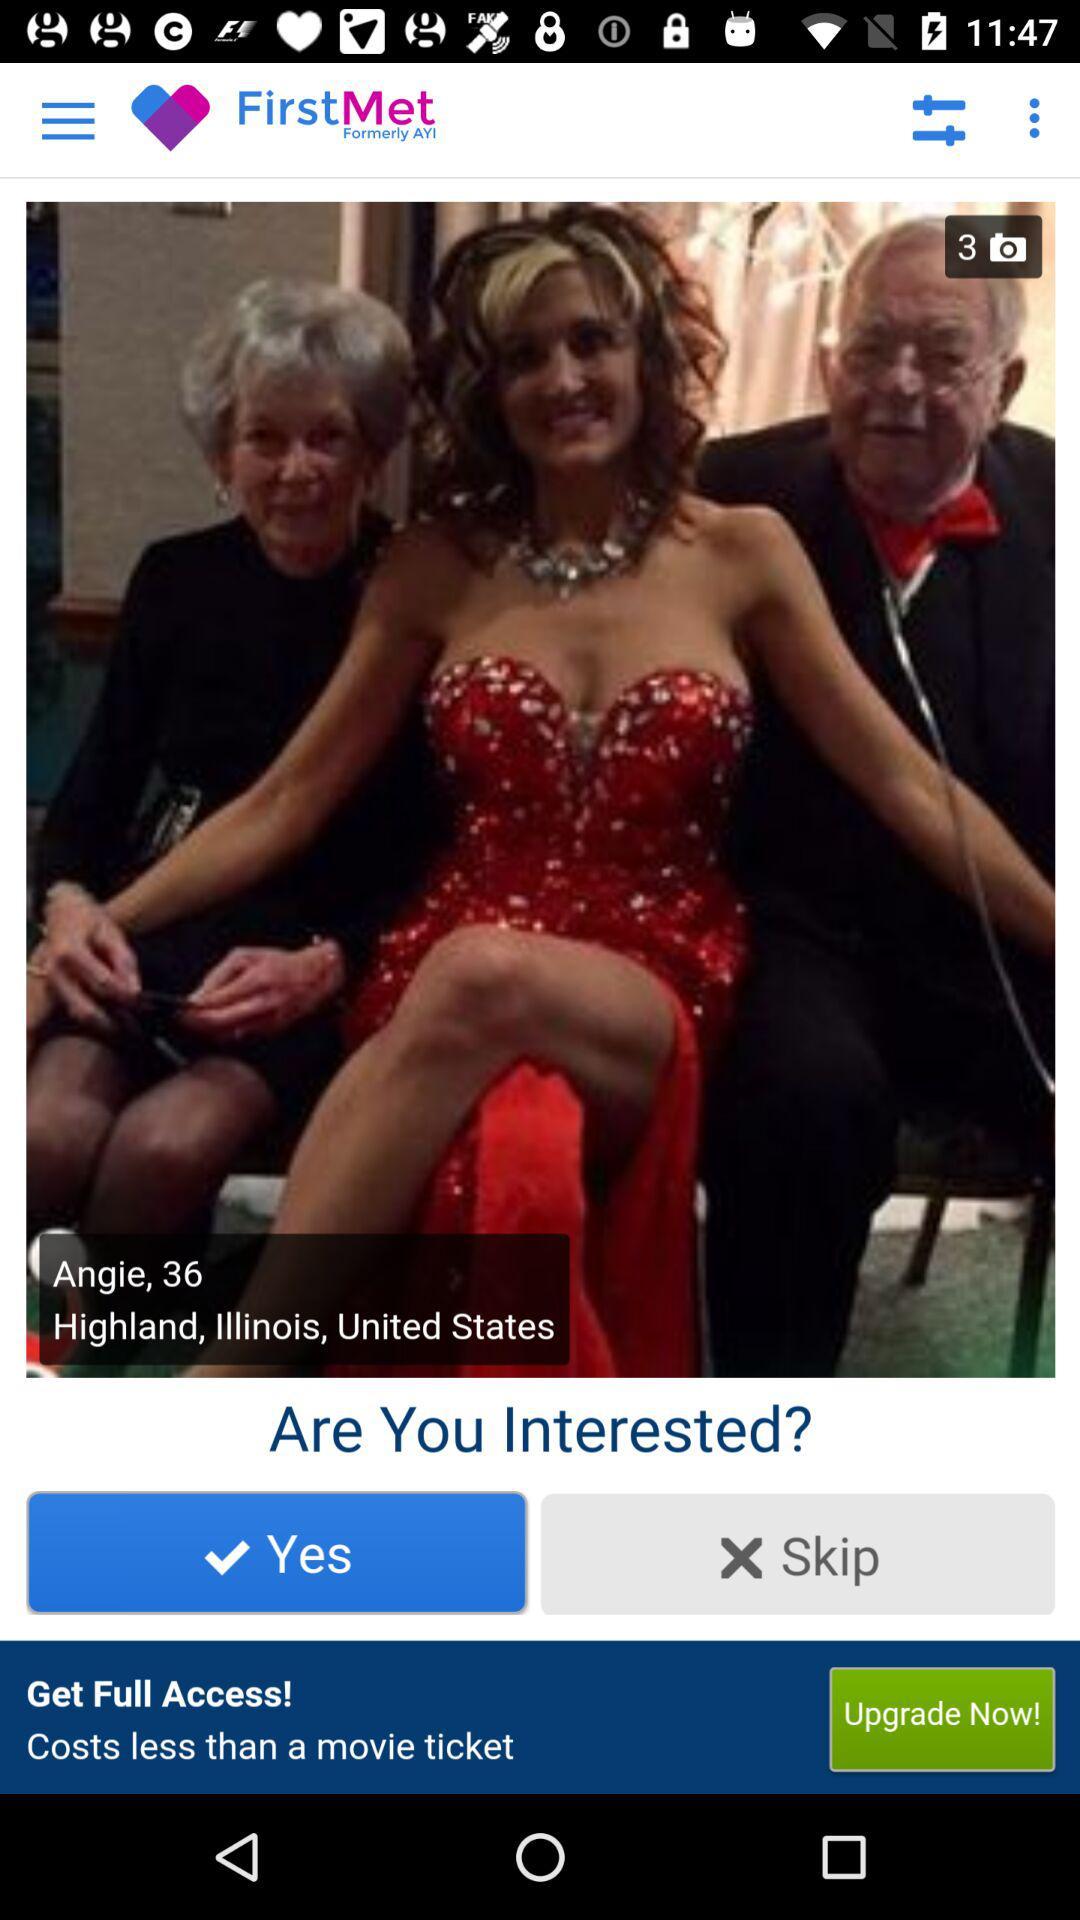 The height and width of the screenshot is (1920, 1080). I want to click on the menu icon, so click(38, 107).